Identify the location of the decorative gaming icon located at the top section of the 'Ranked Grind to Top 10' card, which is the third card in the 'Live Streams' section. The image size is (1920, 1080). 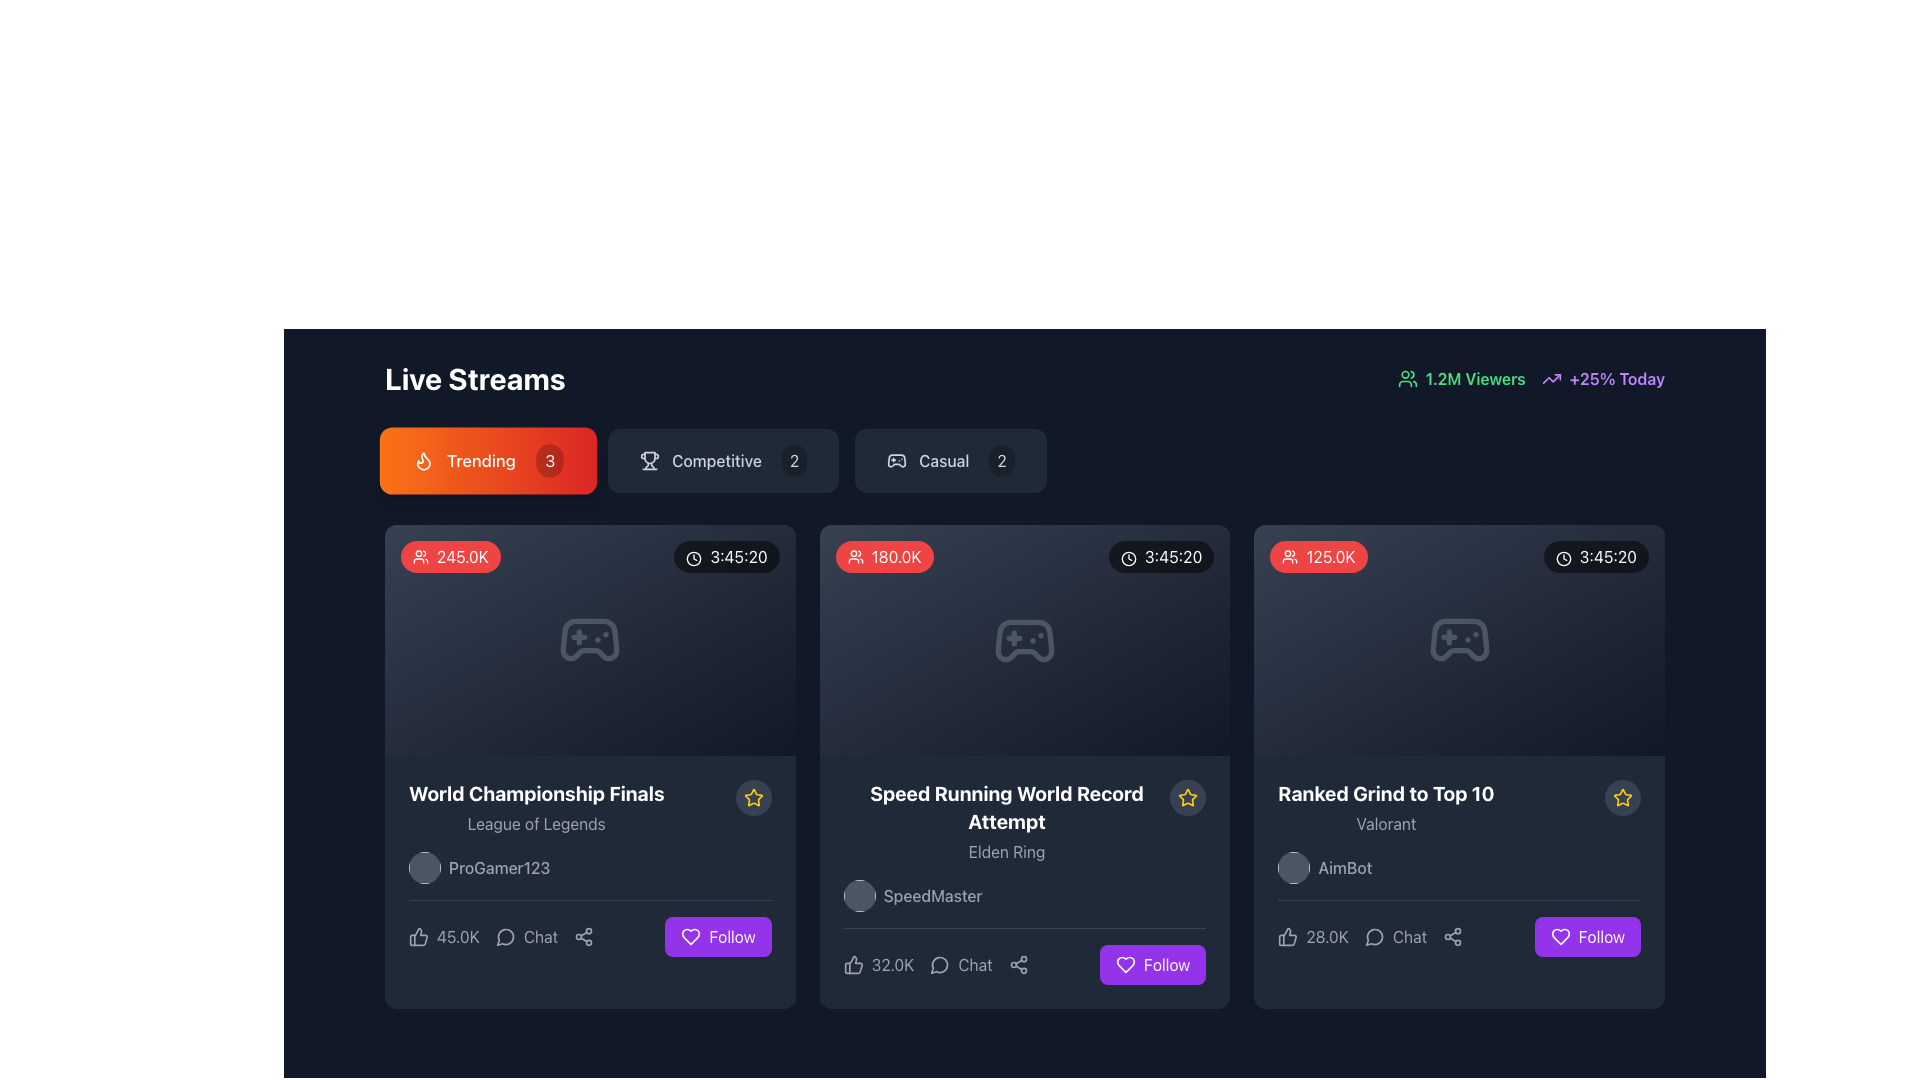
(1459, 640).